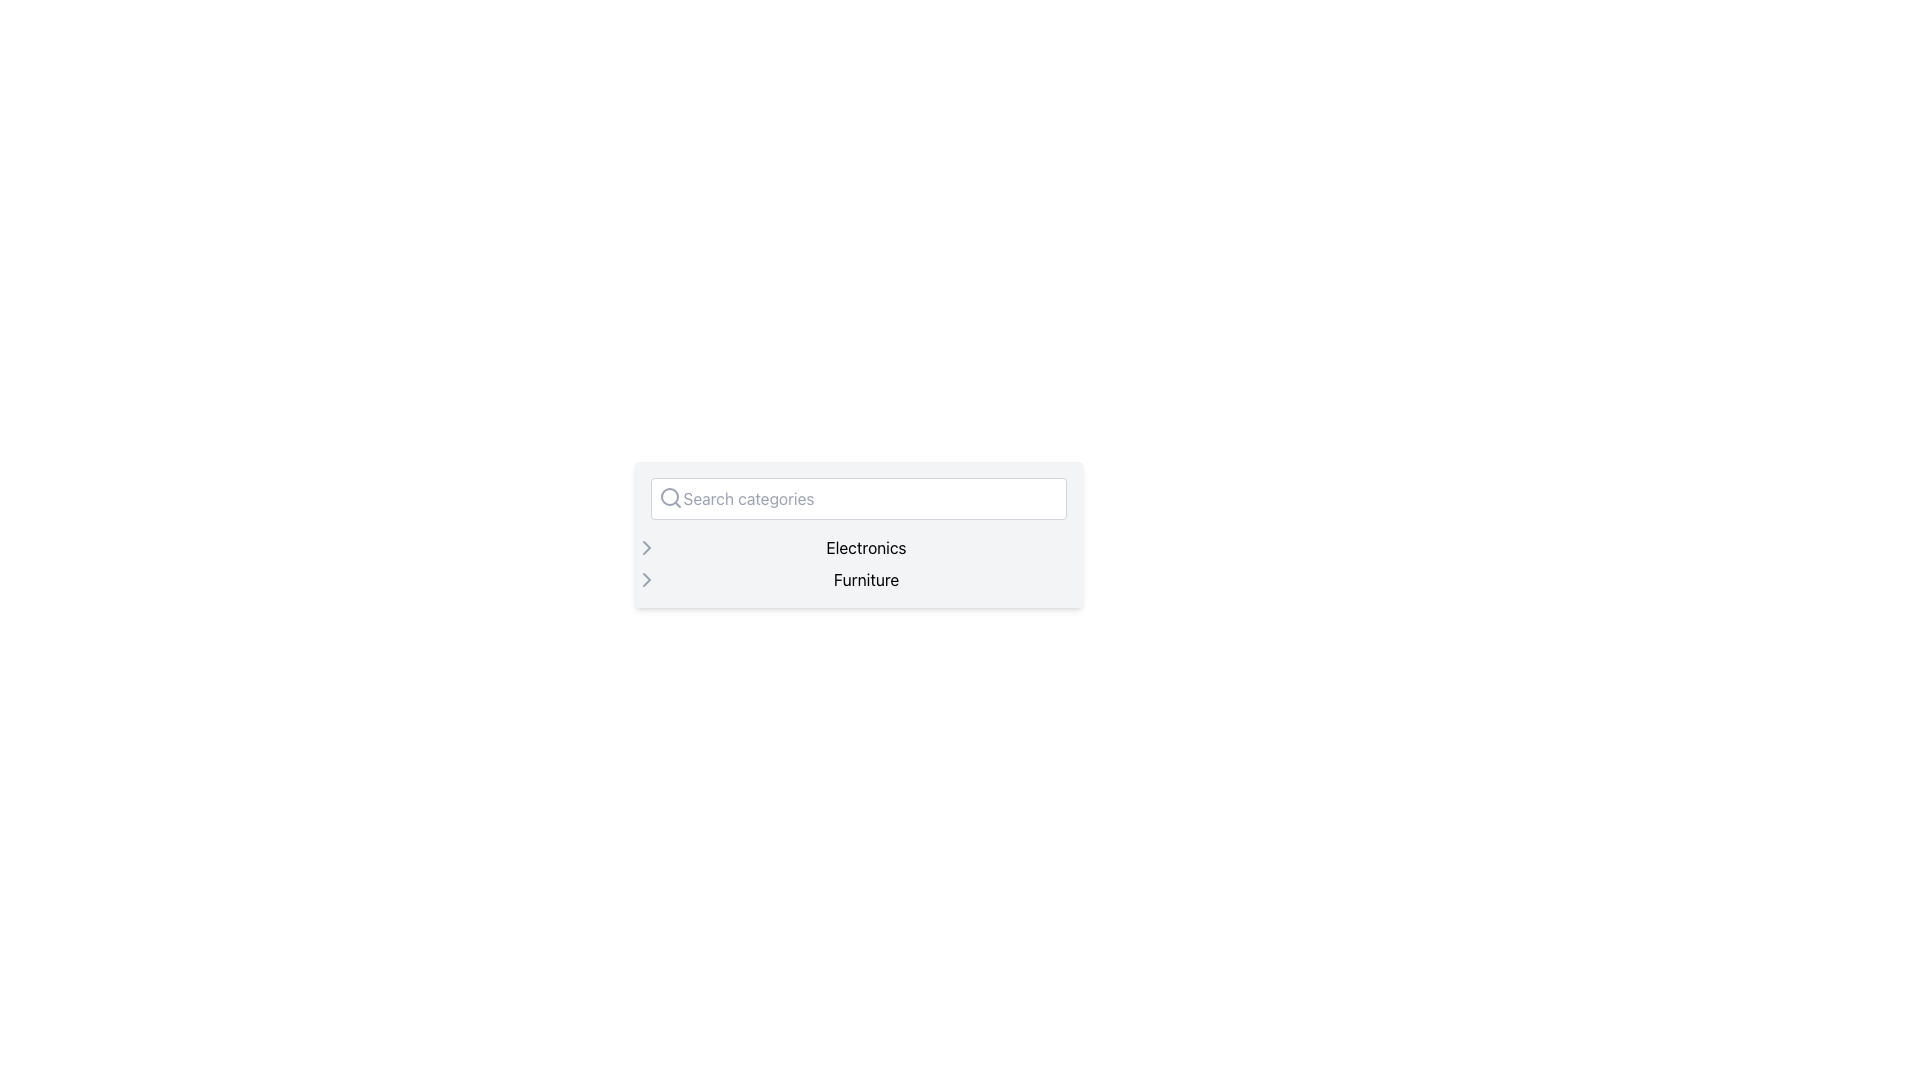 This screenshot has height=1080, width=1920. Describe the element at coordinates (670, 496) in the screenshot. I see `the search icon located to the left of the 'Search categories' input field, which indicates the search functionality` at that location.